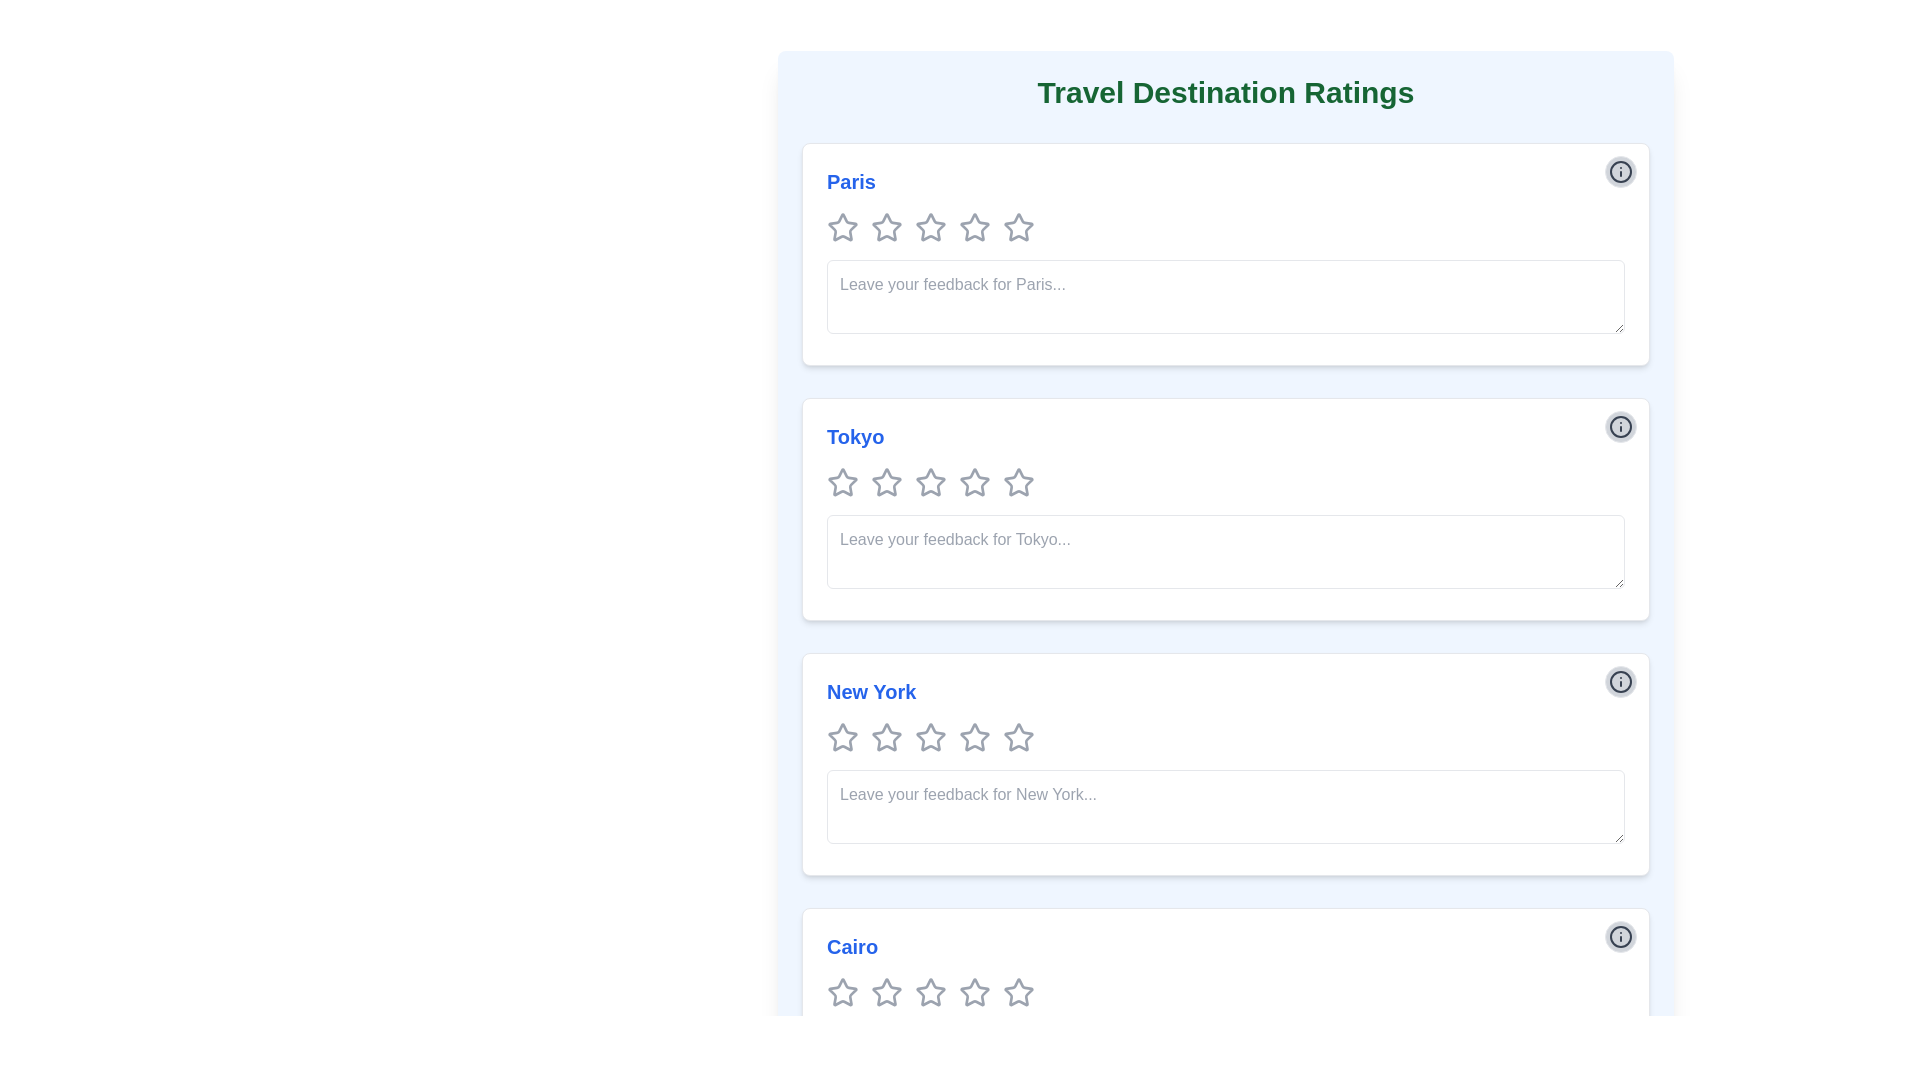 The image size is (1920, 1080). Describe the element at coordinates (974, 992) in the screenshot. I see `the second star icon in the rating section for 'Cairo'` at that location.